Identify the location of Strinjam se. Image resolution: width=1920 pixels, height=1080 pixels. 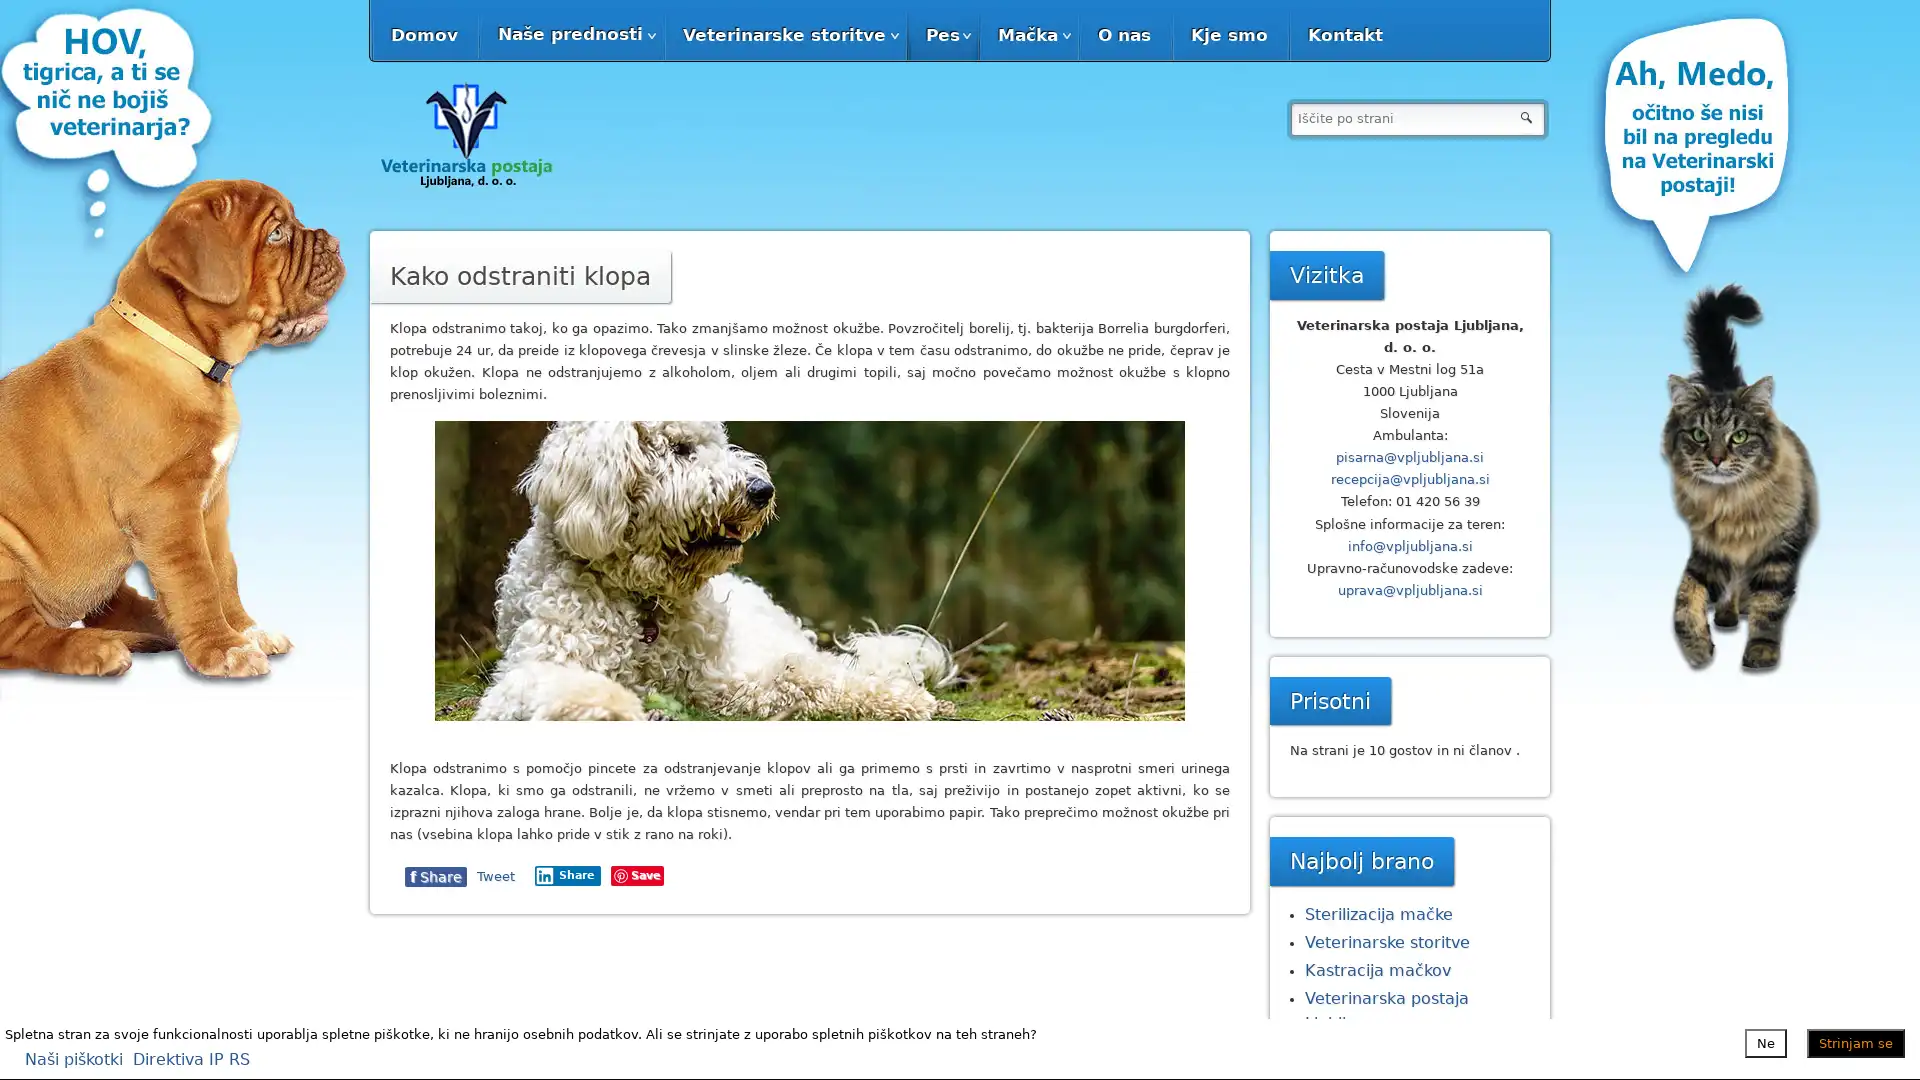
(1855, 1041).